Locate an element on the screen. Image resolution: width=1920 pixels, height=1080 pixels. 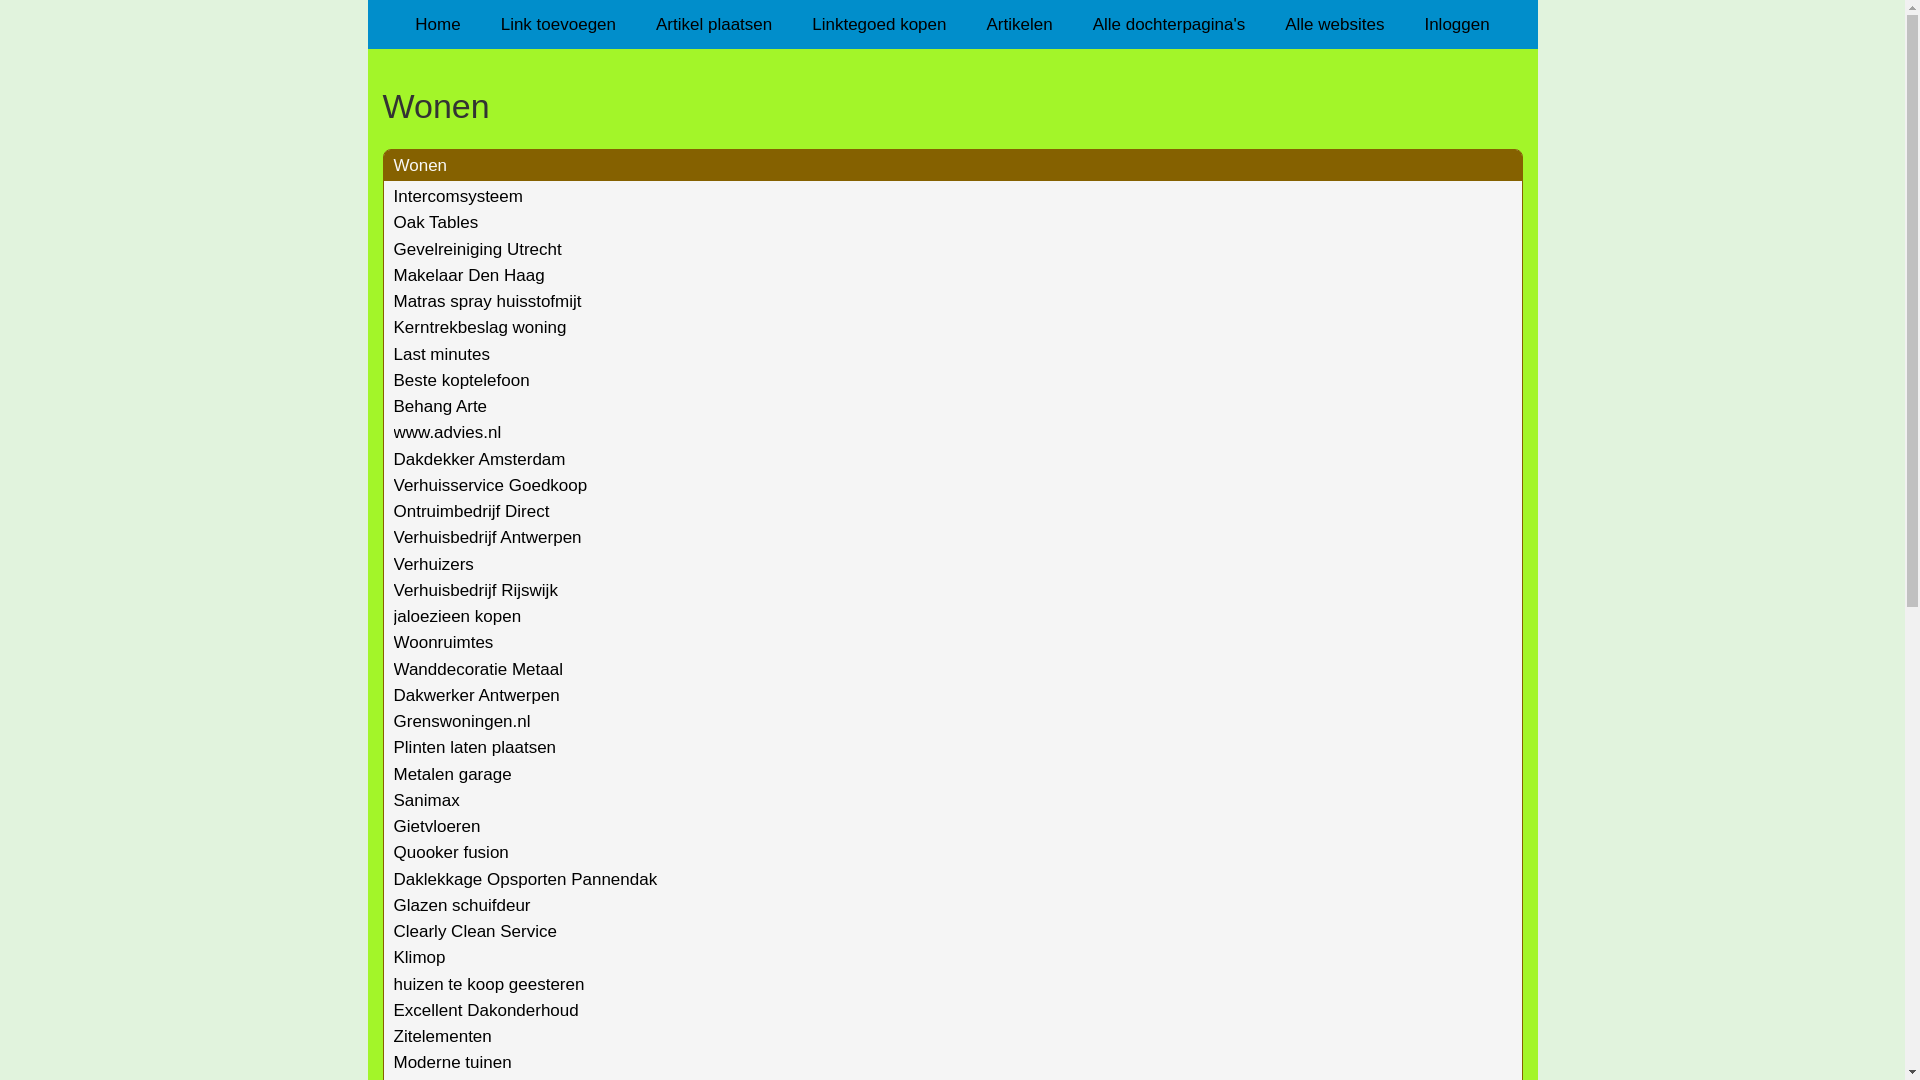
'Clearly Clean Service' is located at coordinates (474, 931).